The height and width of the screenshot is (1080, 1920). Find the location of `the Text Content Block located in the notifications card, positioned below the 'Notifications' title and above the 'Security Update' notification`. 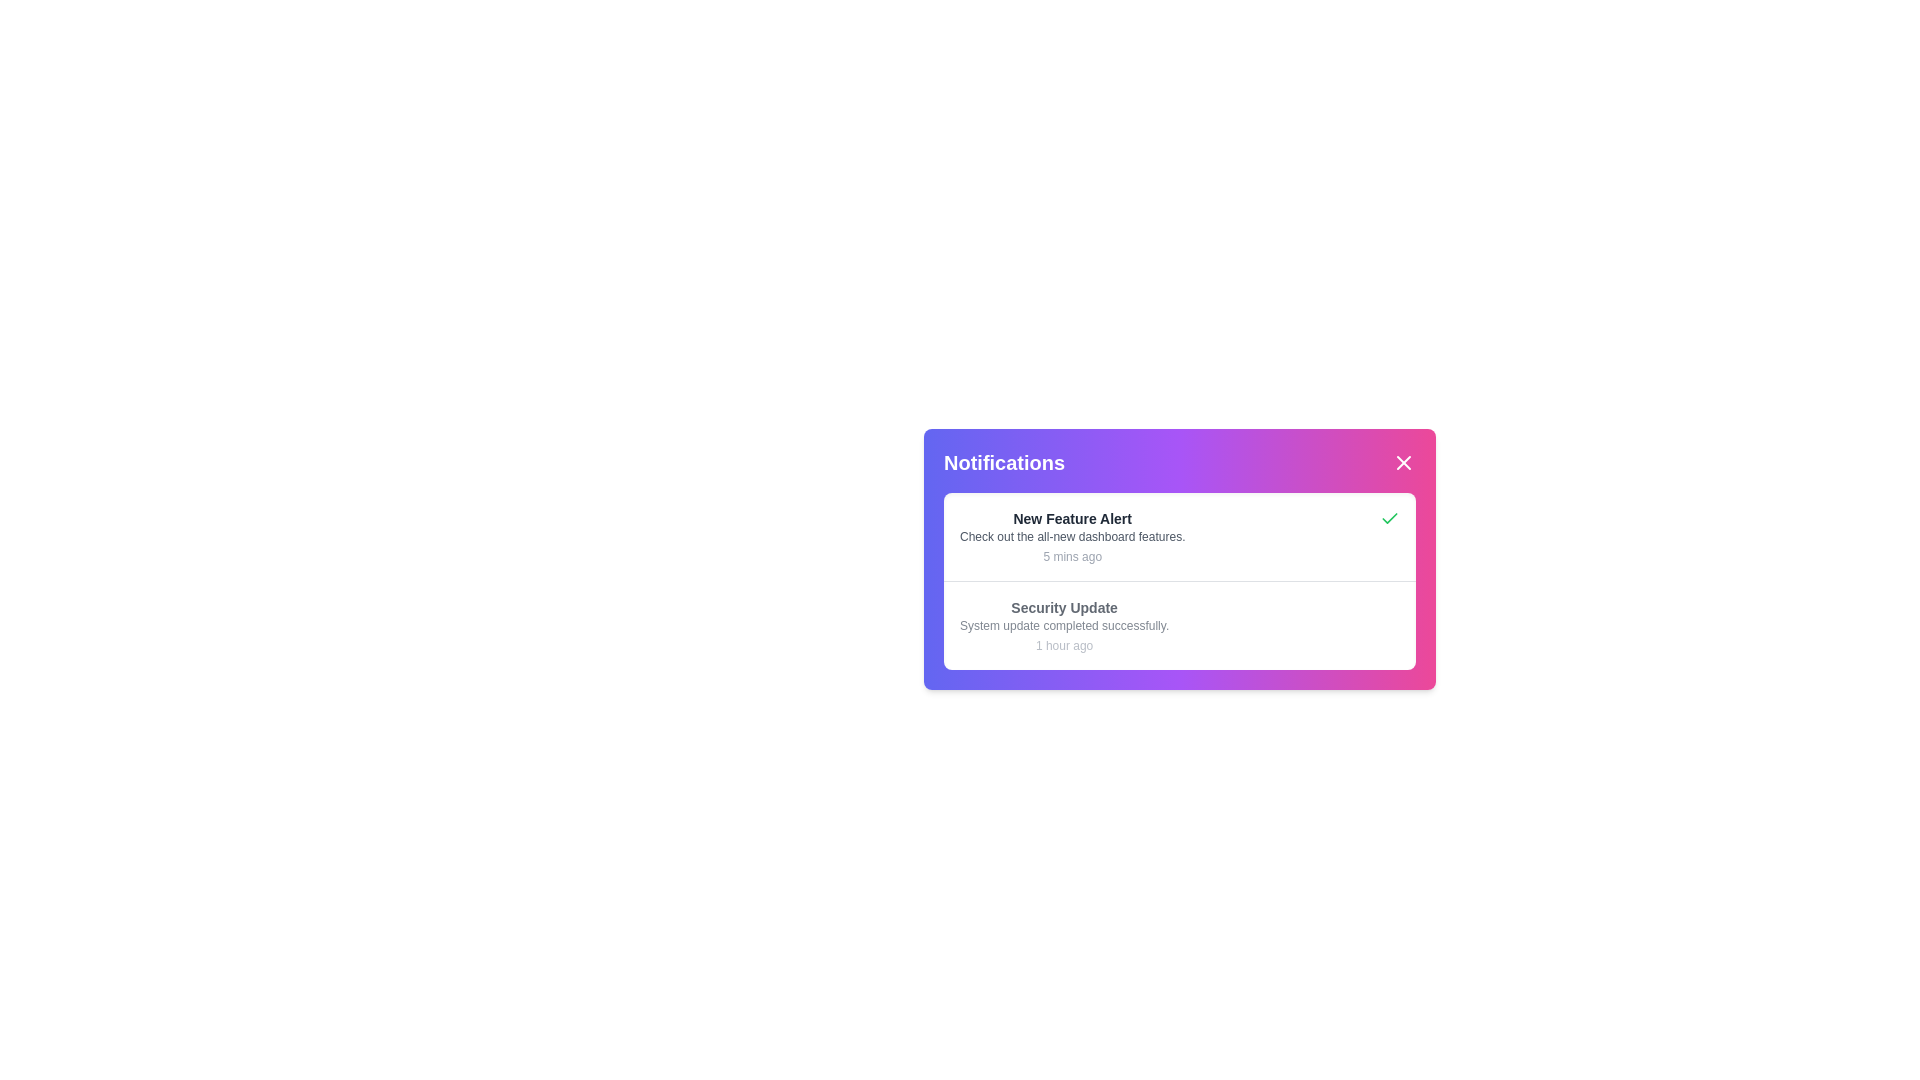

the Text Content Block located in the notifications card, positioned below the 'Notifications' title and above the 'Security Update' notification is located at coordinates (1071, 535).